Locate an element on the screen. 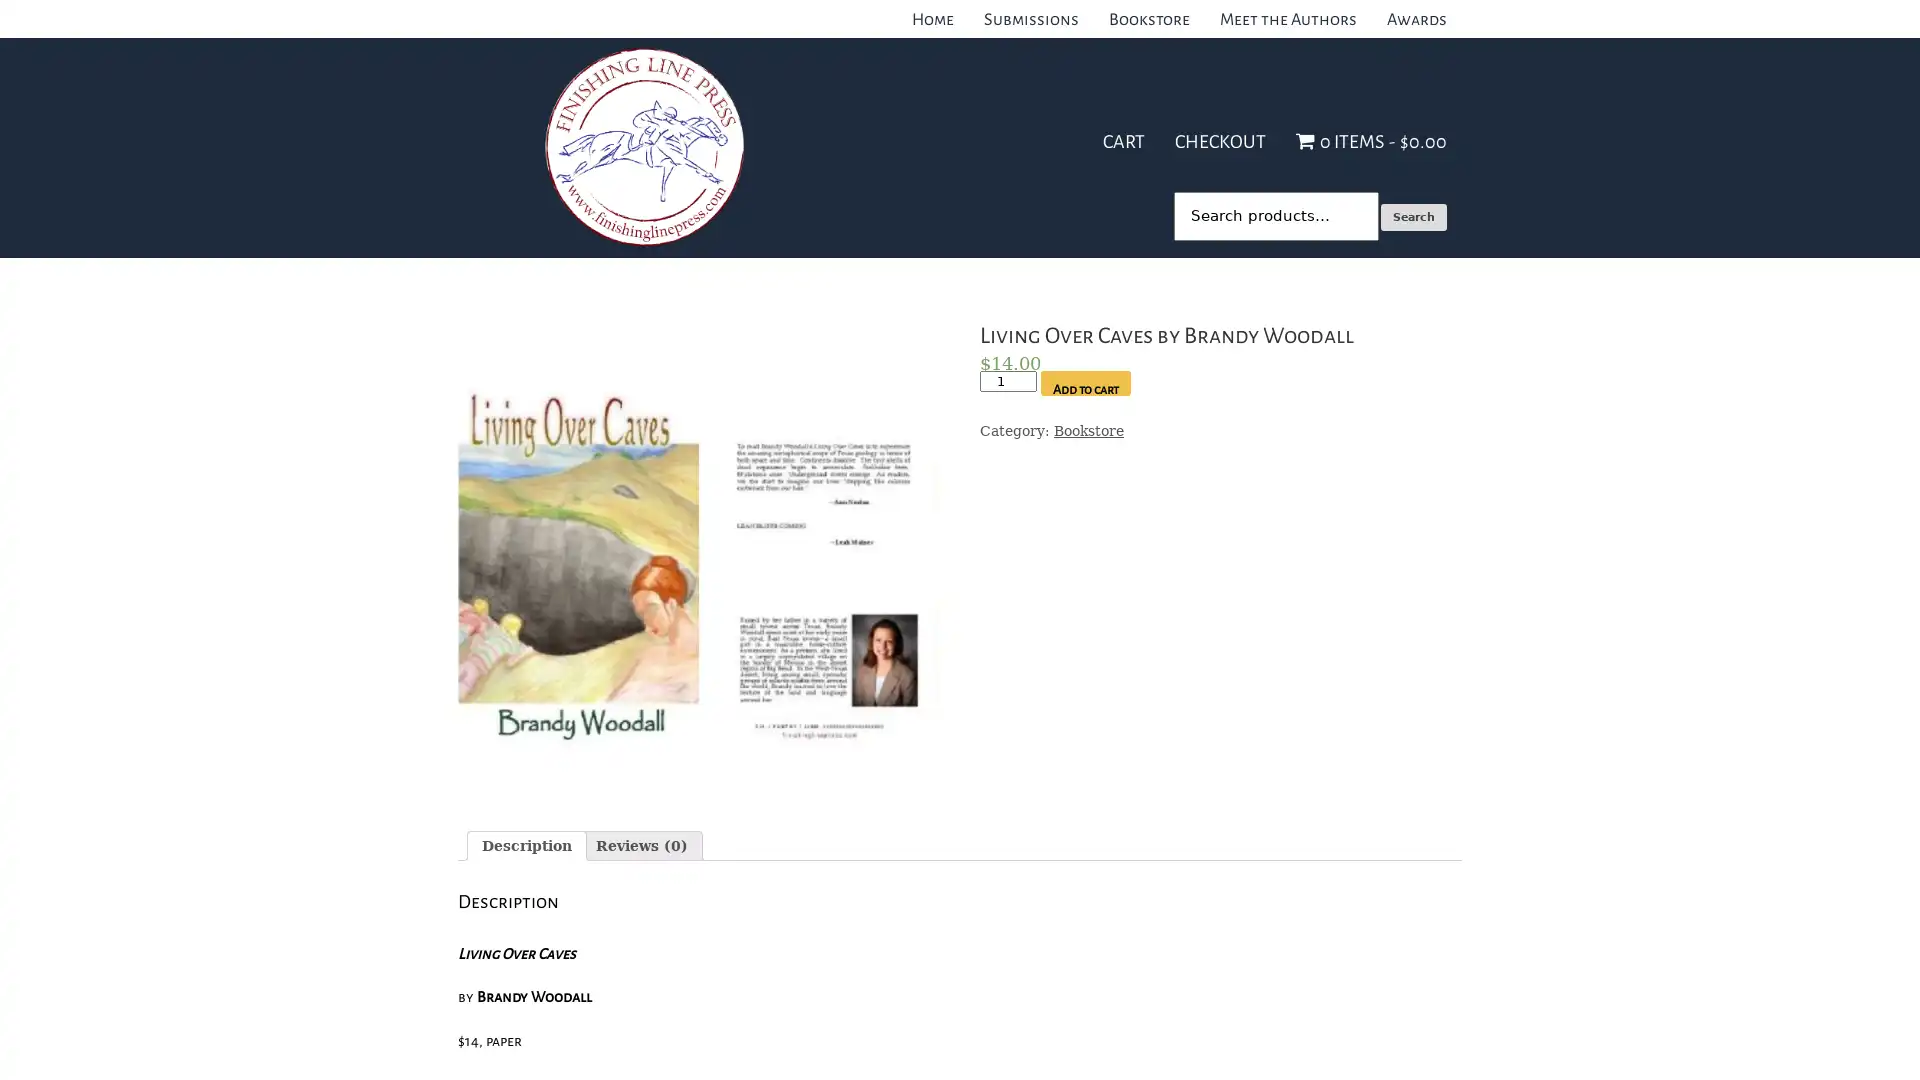 The image size is (1920, 1080). Search is located at coordinates (1413, 217).